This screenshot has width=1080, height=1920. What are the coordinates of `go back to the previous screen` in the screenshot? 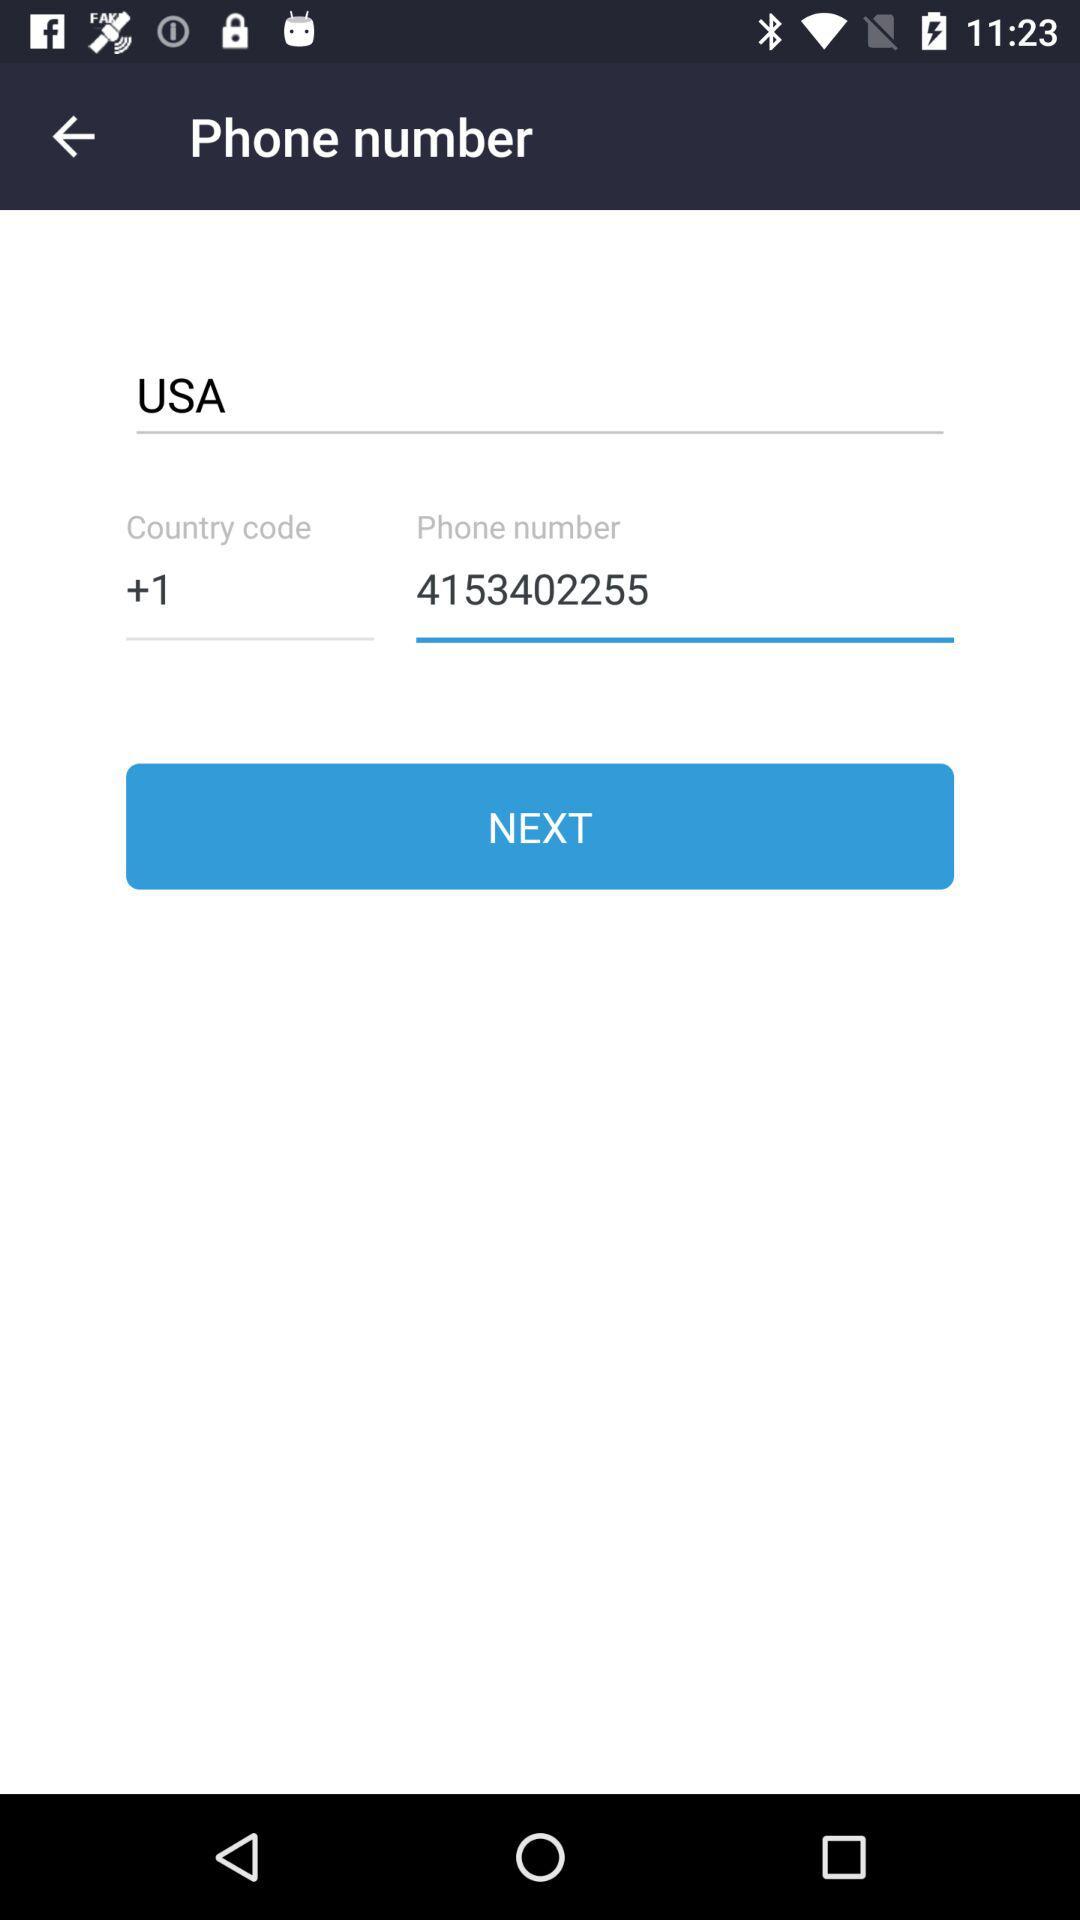 It's located at (72, 135).